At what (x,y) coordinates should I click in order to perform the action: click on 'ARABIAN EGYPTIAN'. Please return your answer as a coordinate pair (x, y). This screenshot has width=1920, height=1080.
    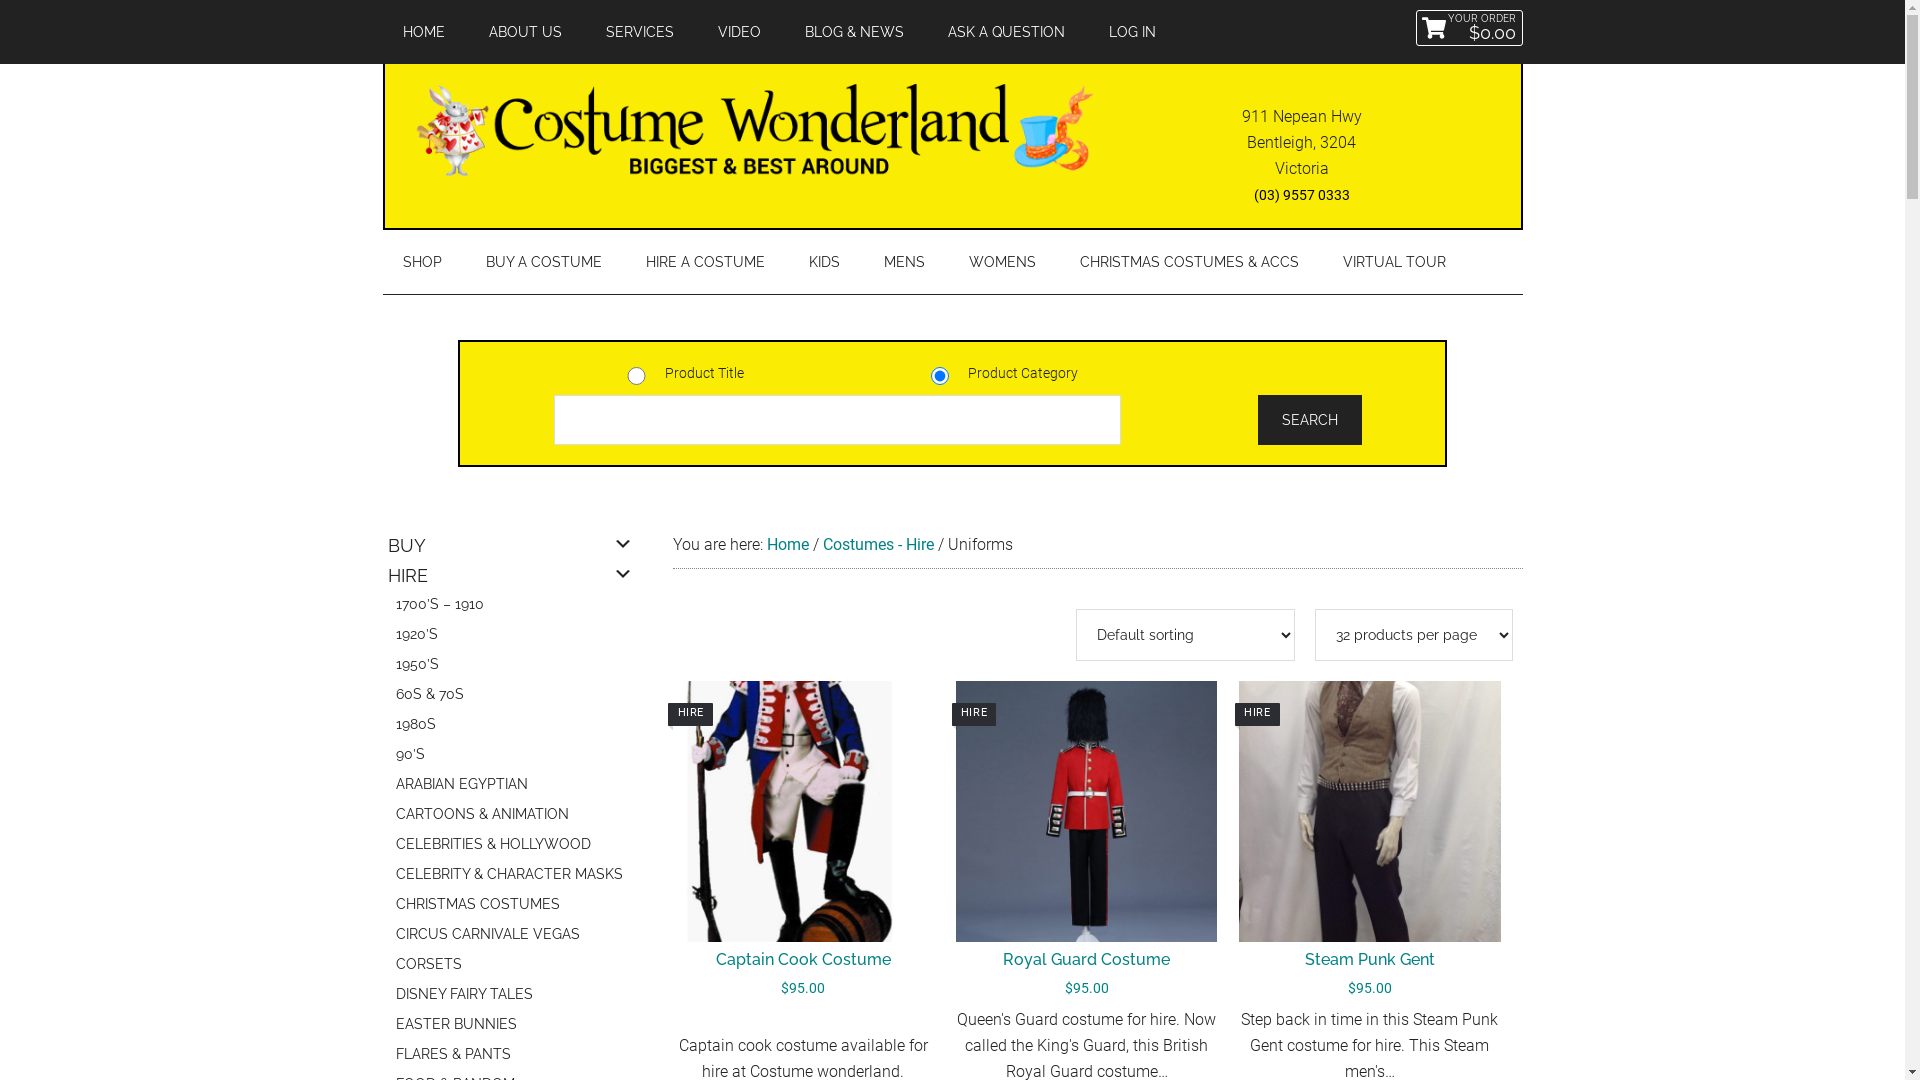
    Looking at the image, I should click on (509, 785).